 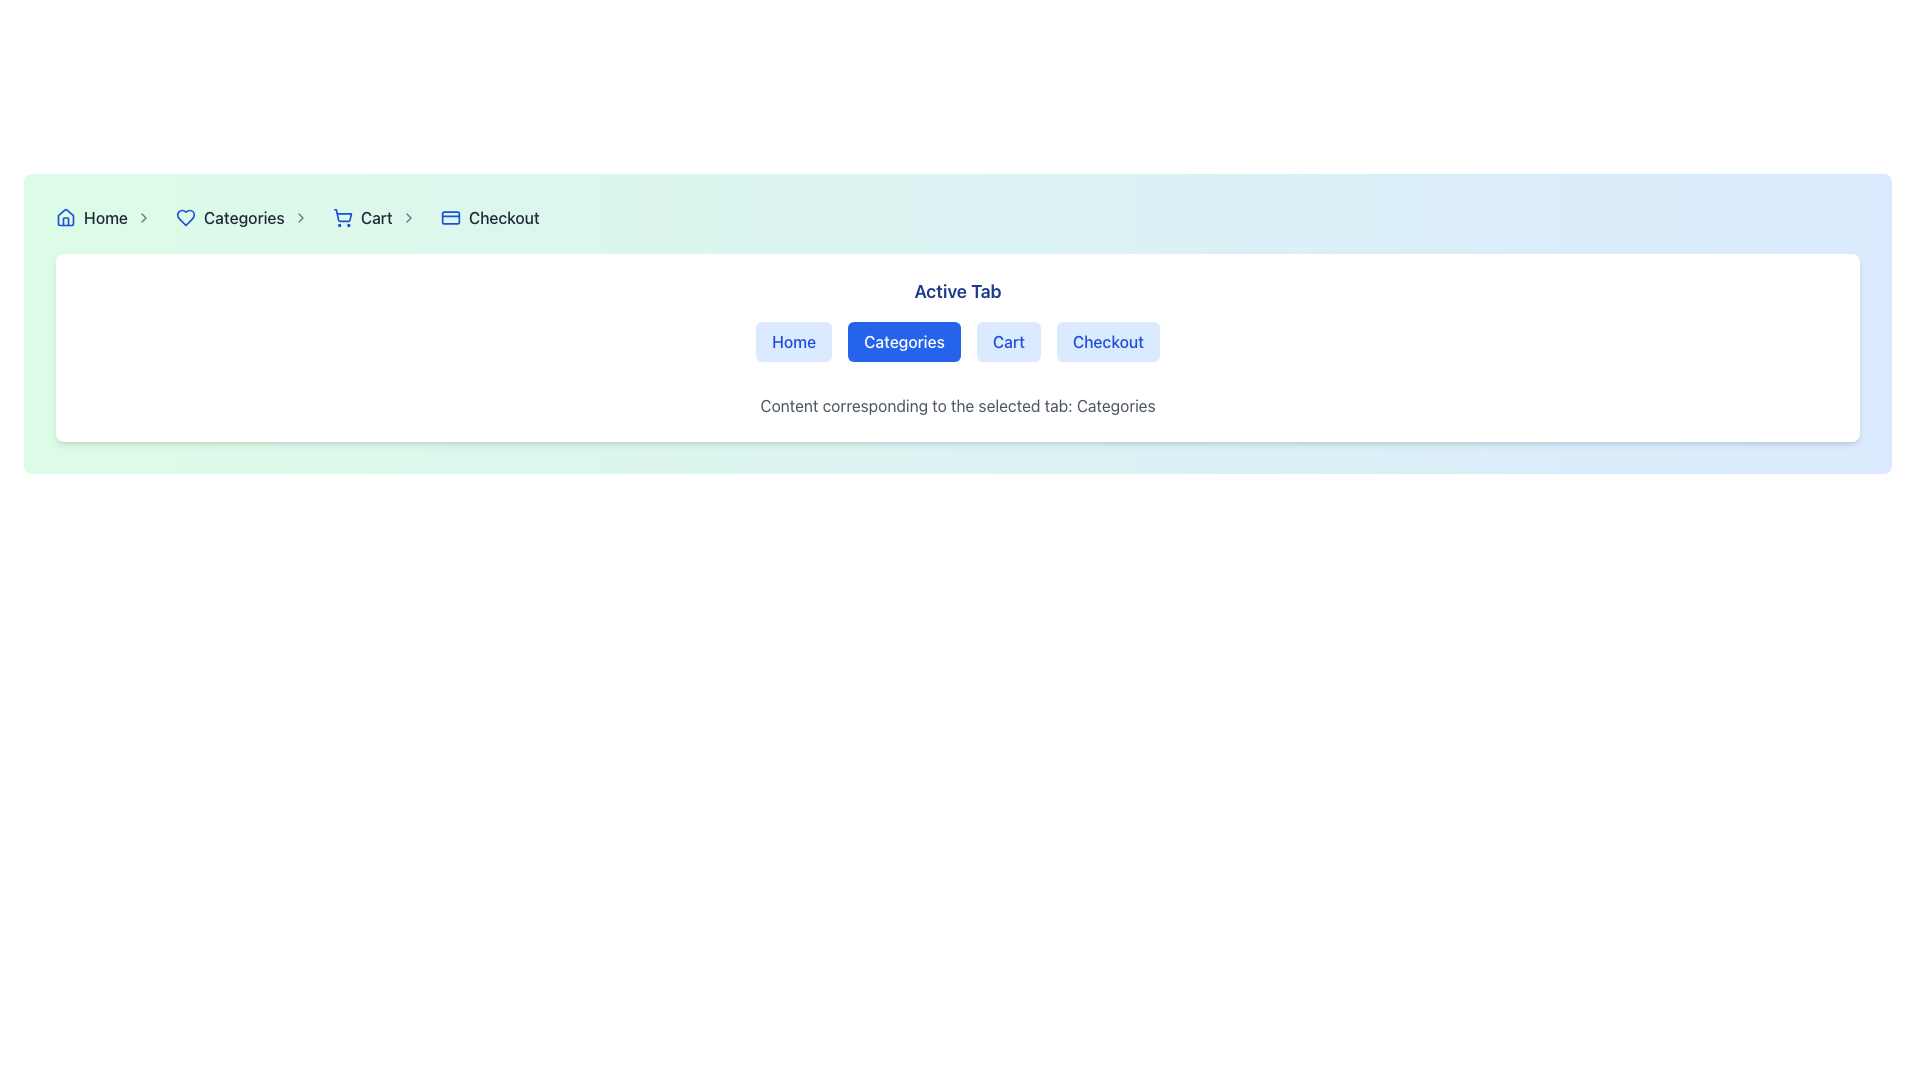 I want to click on the fourth breadcrumb item in the top-right navigation, so click(x=490, y=218).